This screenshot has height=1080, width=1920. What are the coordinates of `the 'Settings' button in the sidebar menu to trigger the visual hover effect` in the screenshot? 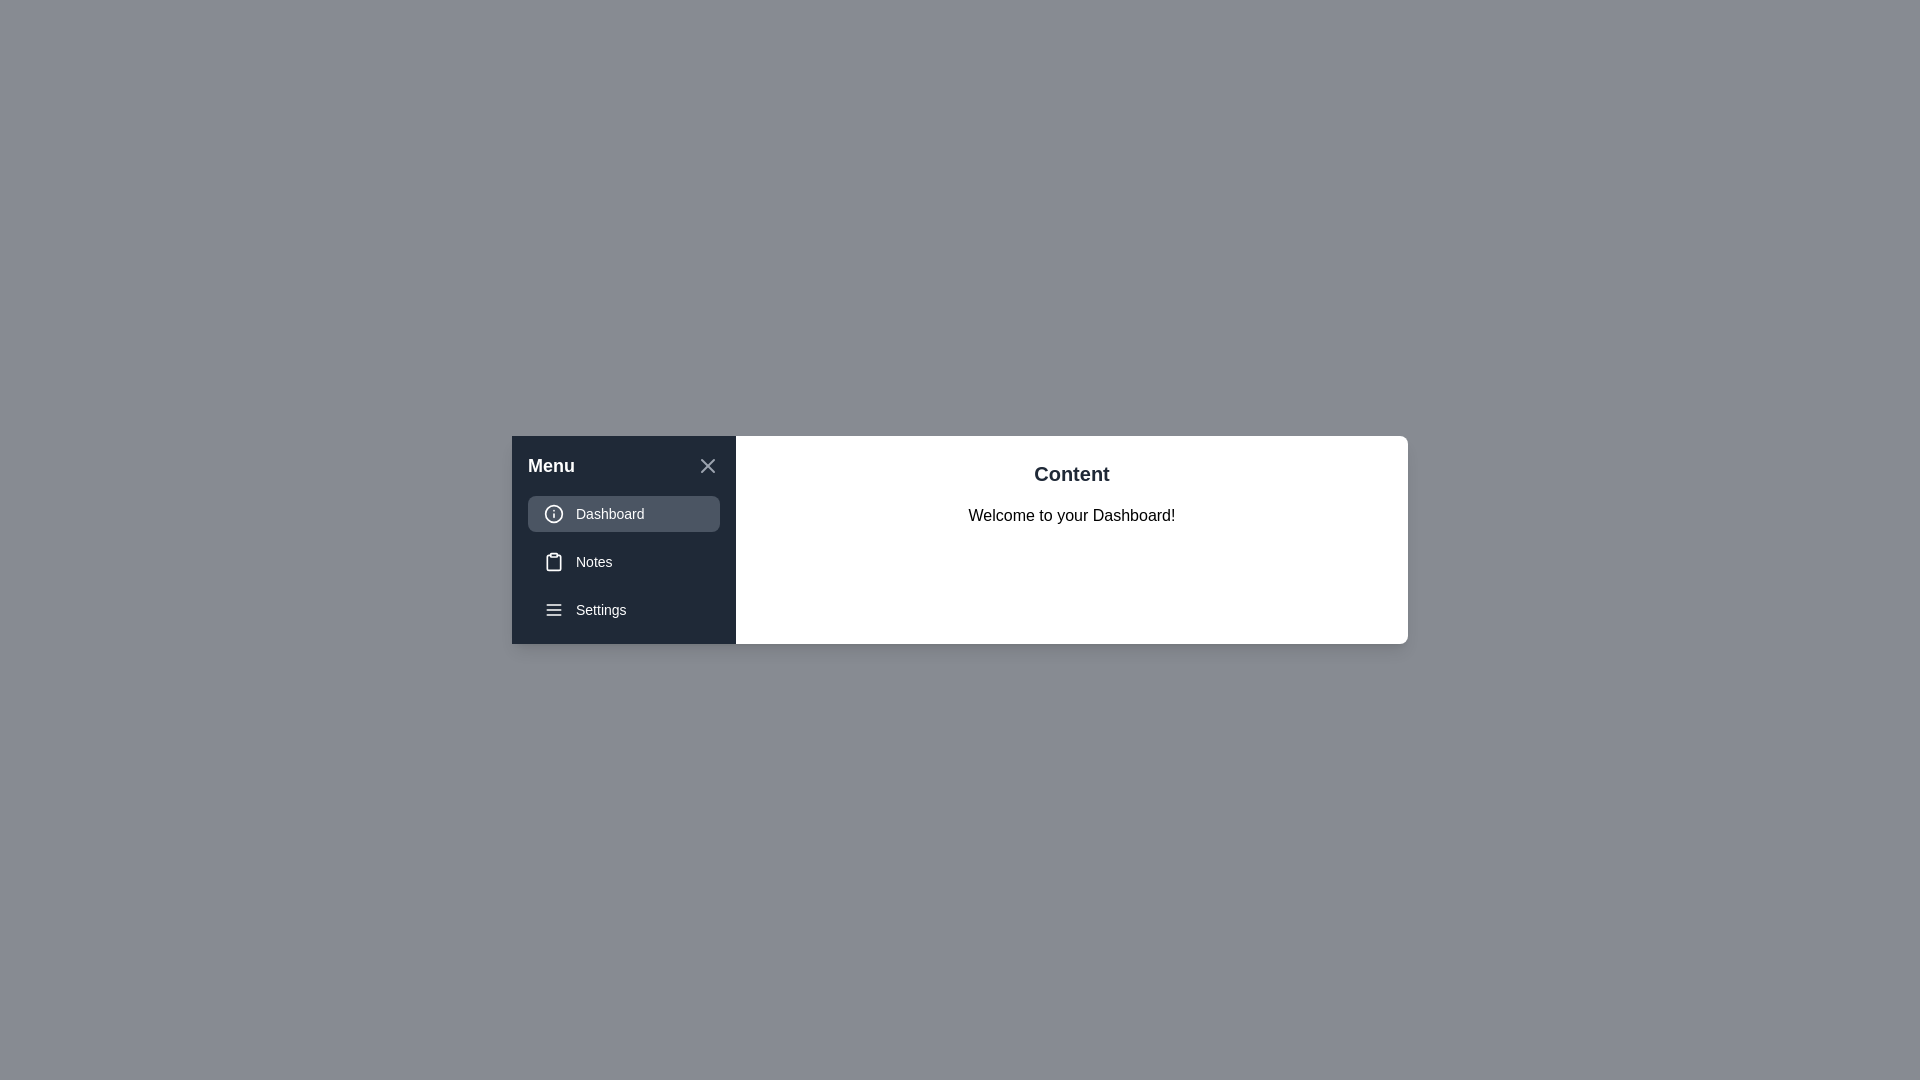 It's located at (623, 608).